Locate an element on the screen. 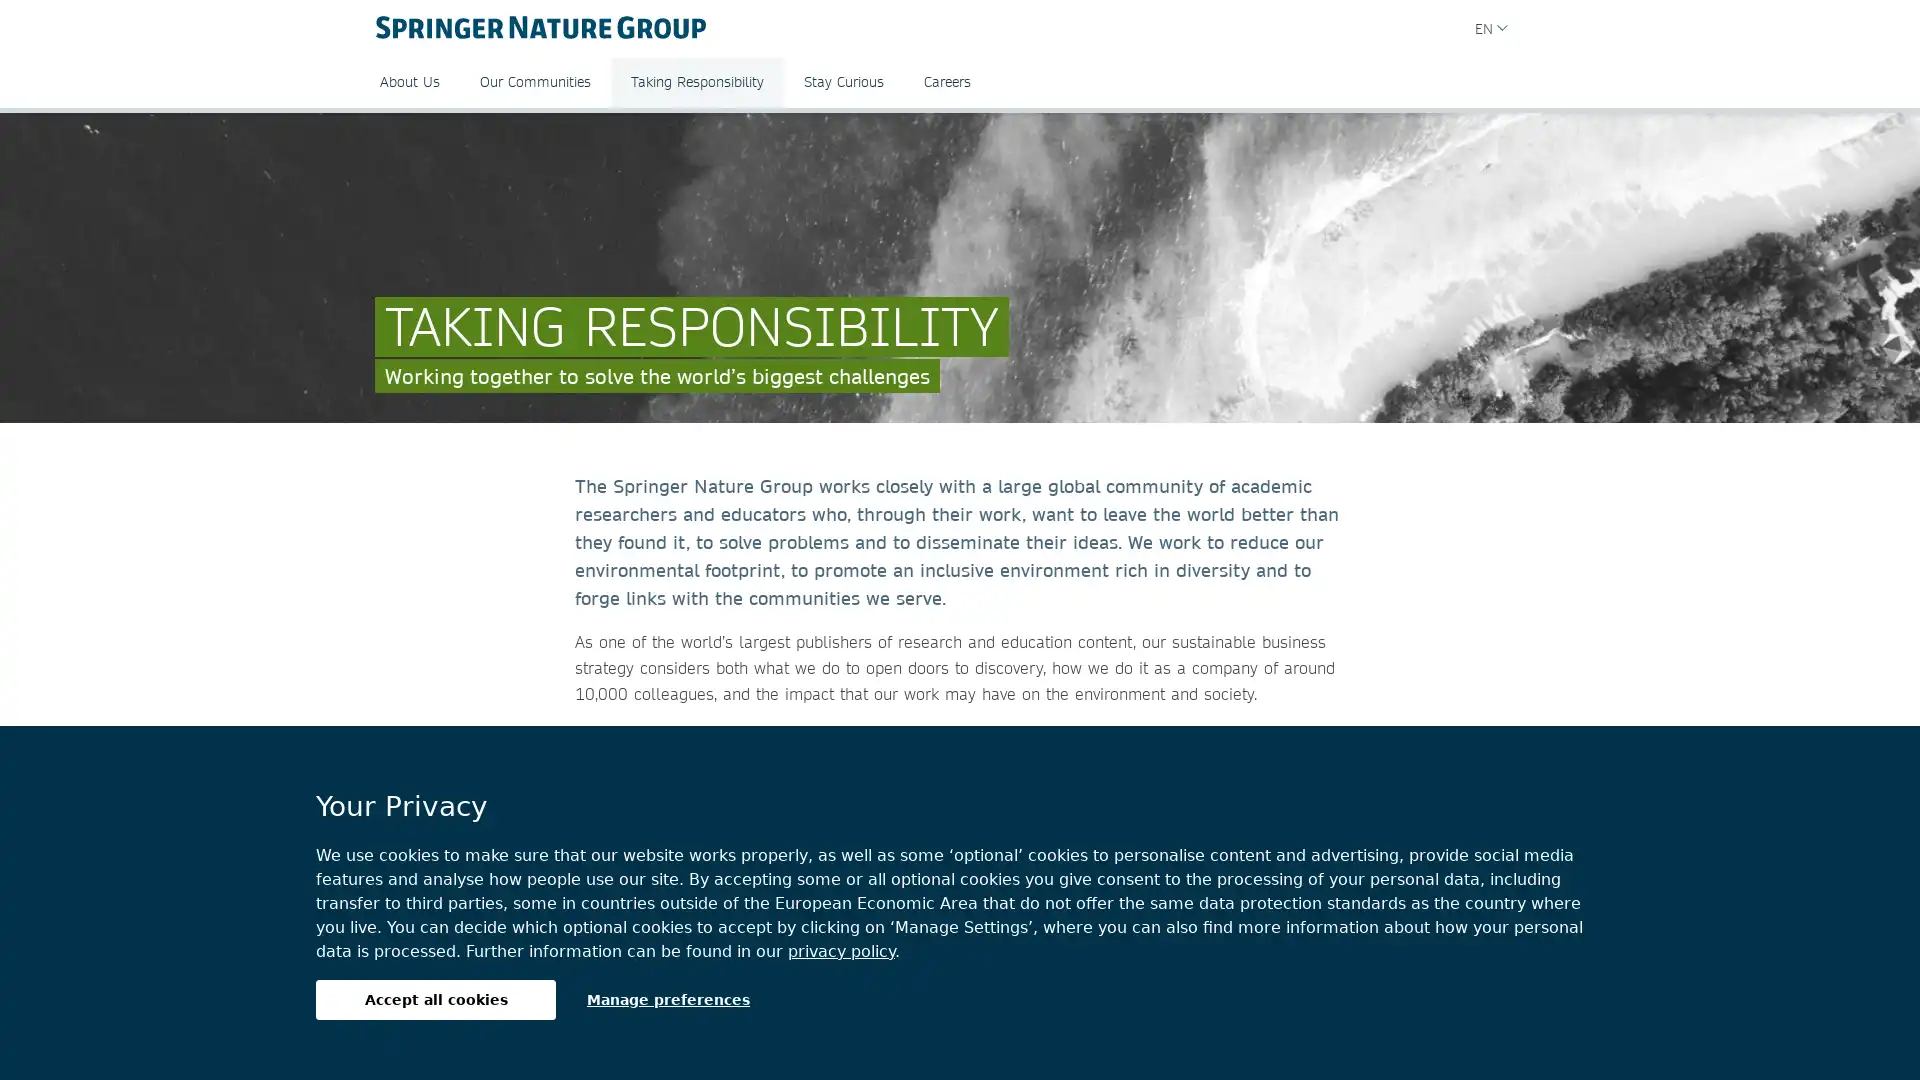  Manage preferences is located at coordinates (668, 999).